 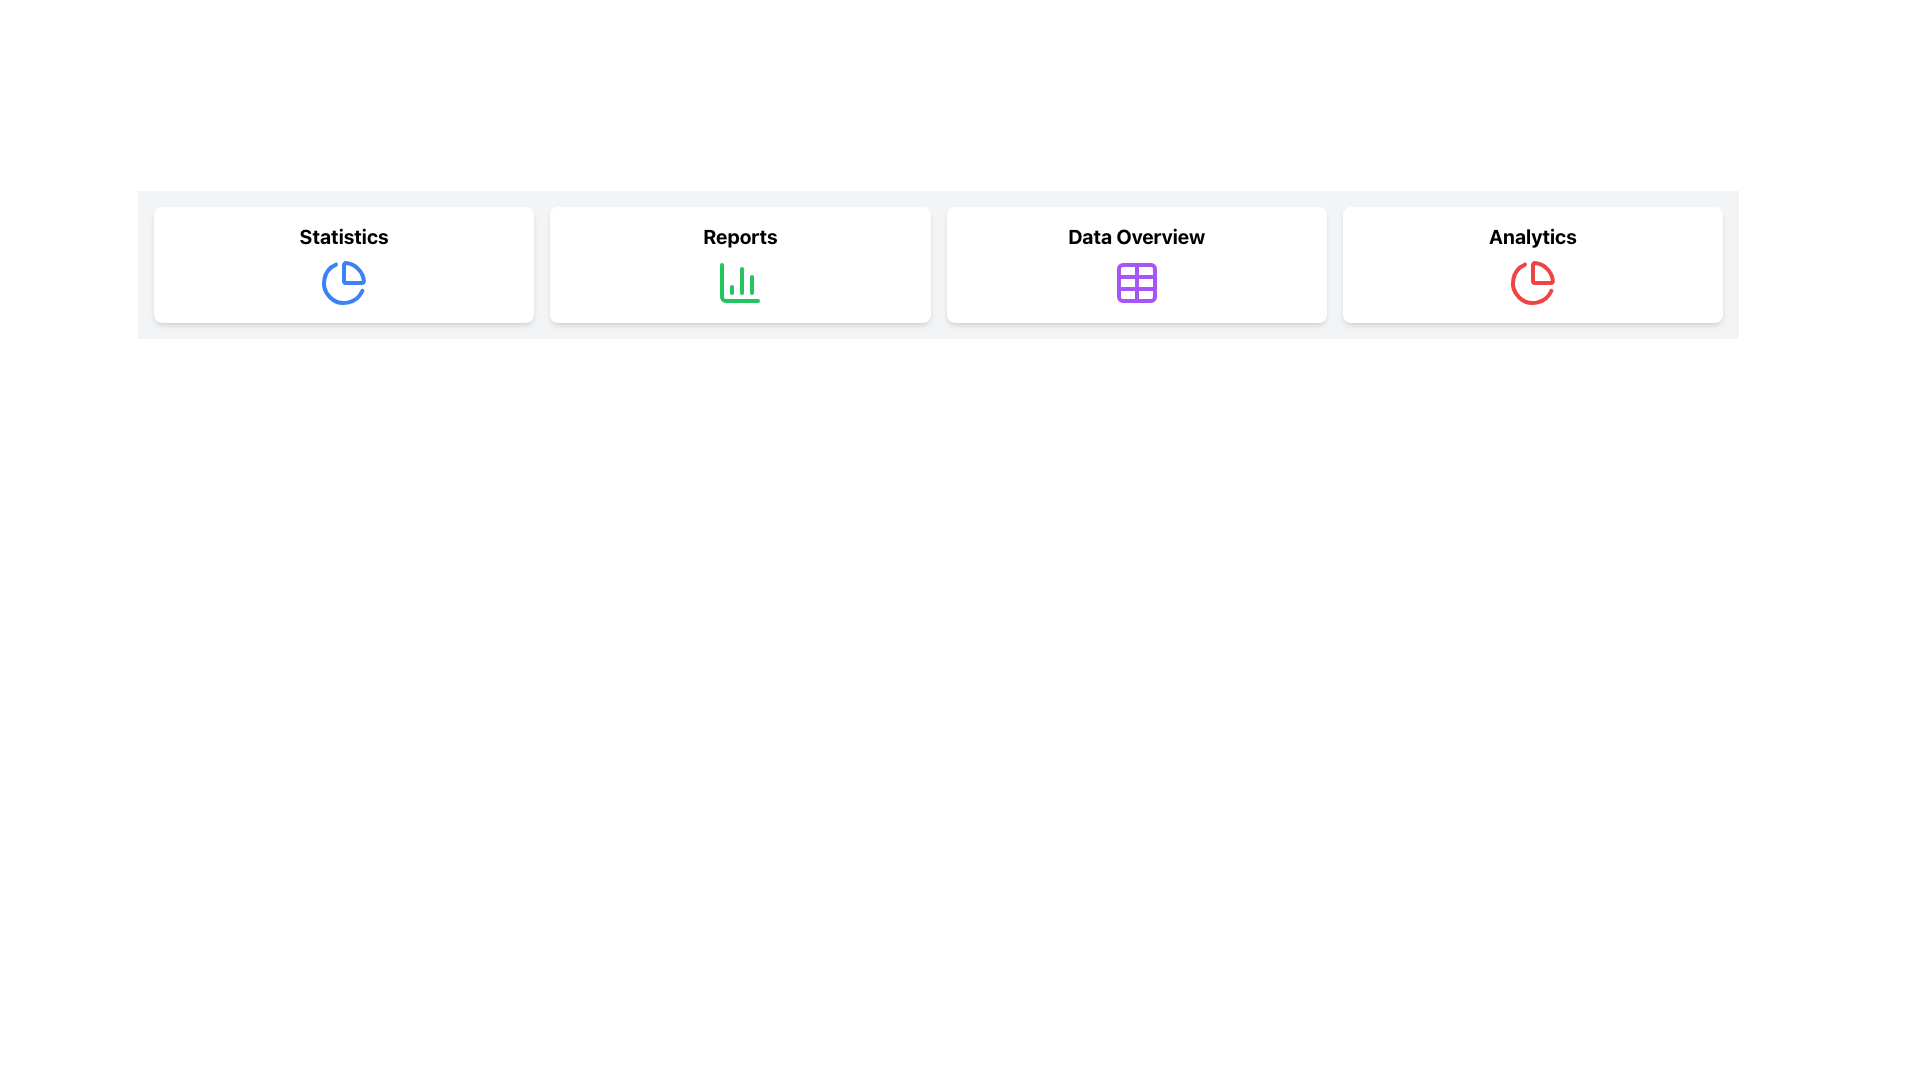 I want to click on the navigation card component labeled 'Analytics' with a red pie-chart icon, positioned as the fourth card in a grid layout, so click(x=1531, y=264).